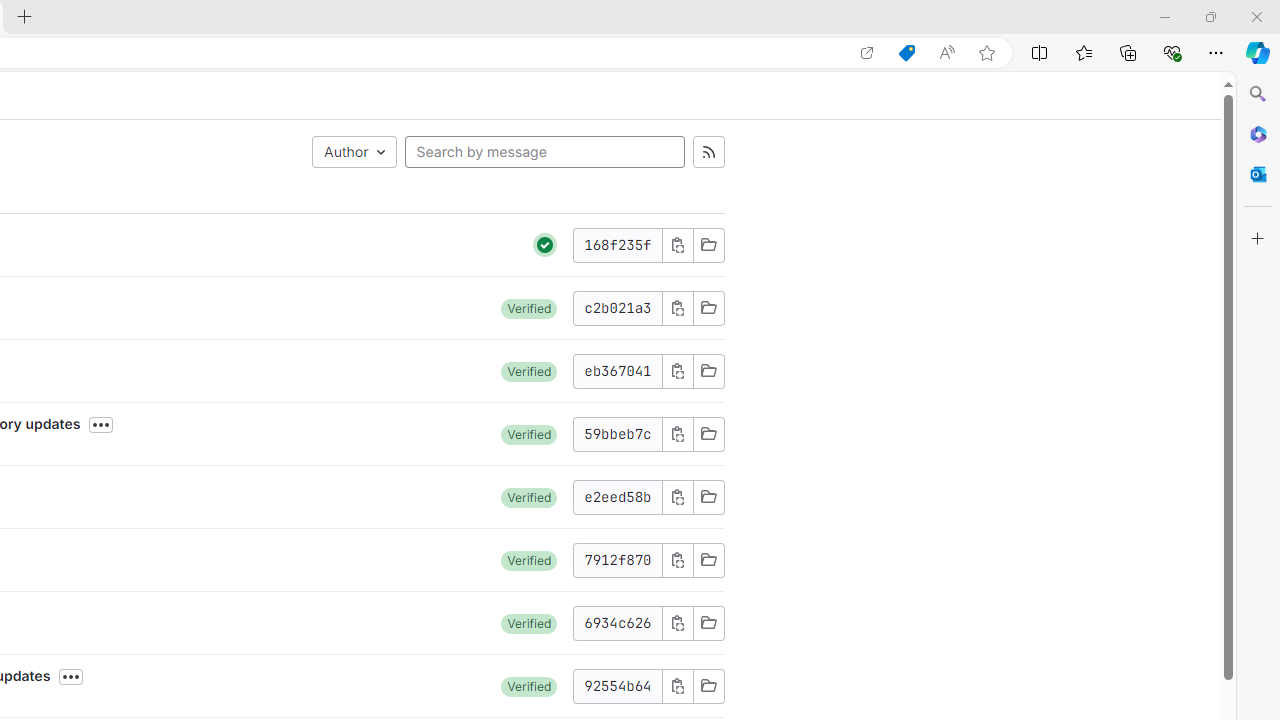 This screenshot has width=1280, height=720. Describe the element at coordinates (945, 52) in the screenshot. I see `'Read aloud this page (Ctrl+Shift+U)'` at that location.